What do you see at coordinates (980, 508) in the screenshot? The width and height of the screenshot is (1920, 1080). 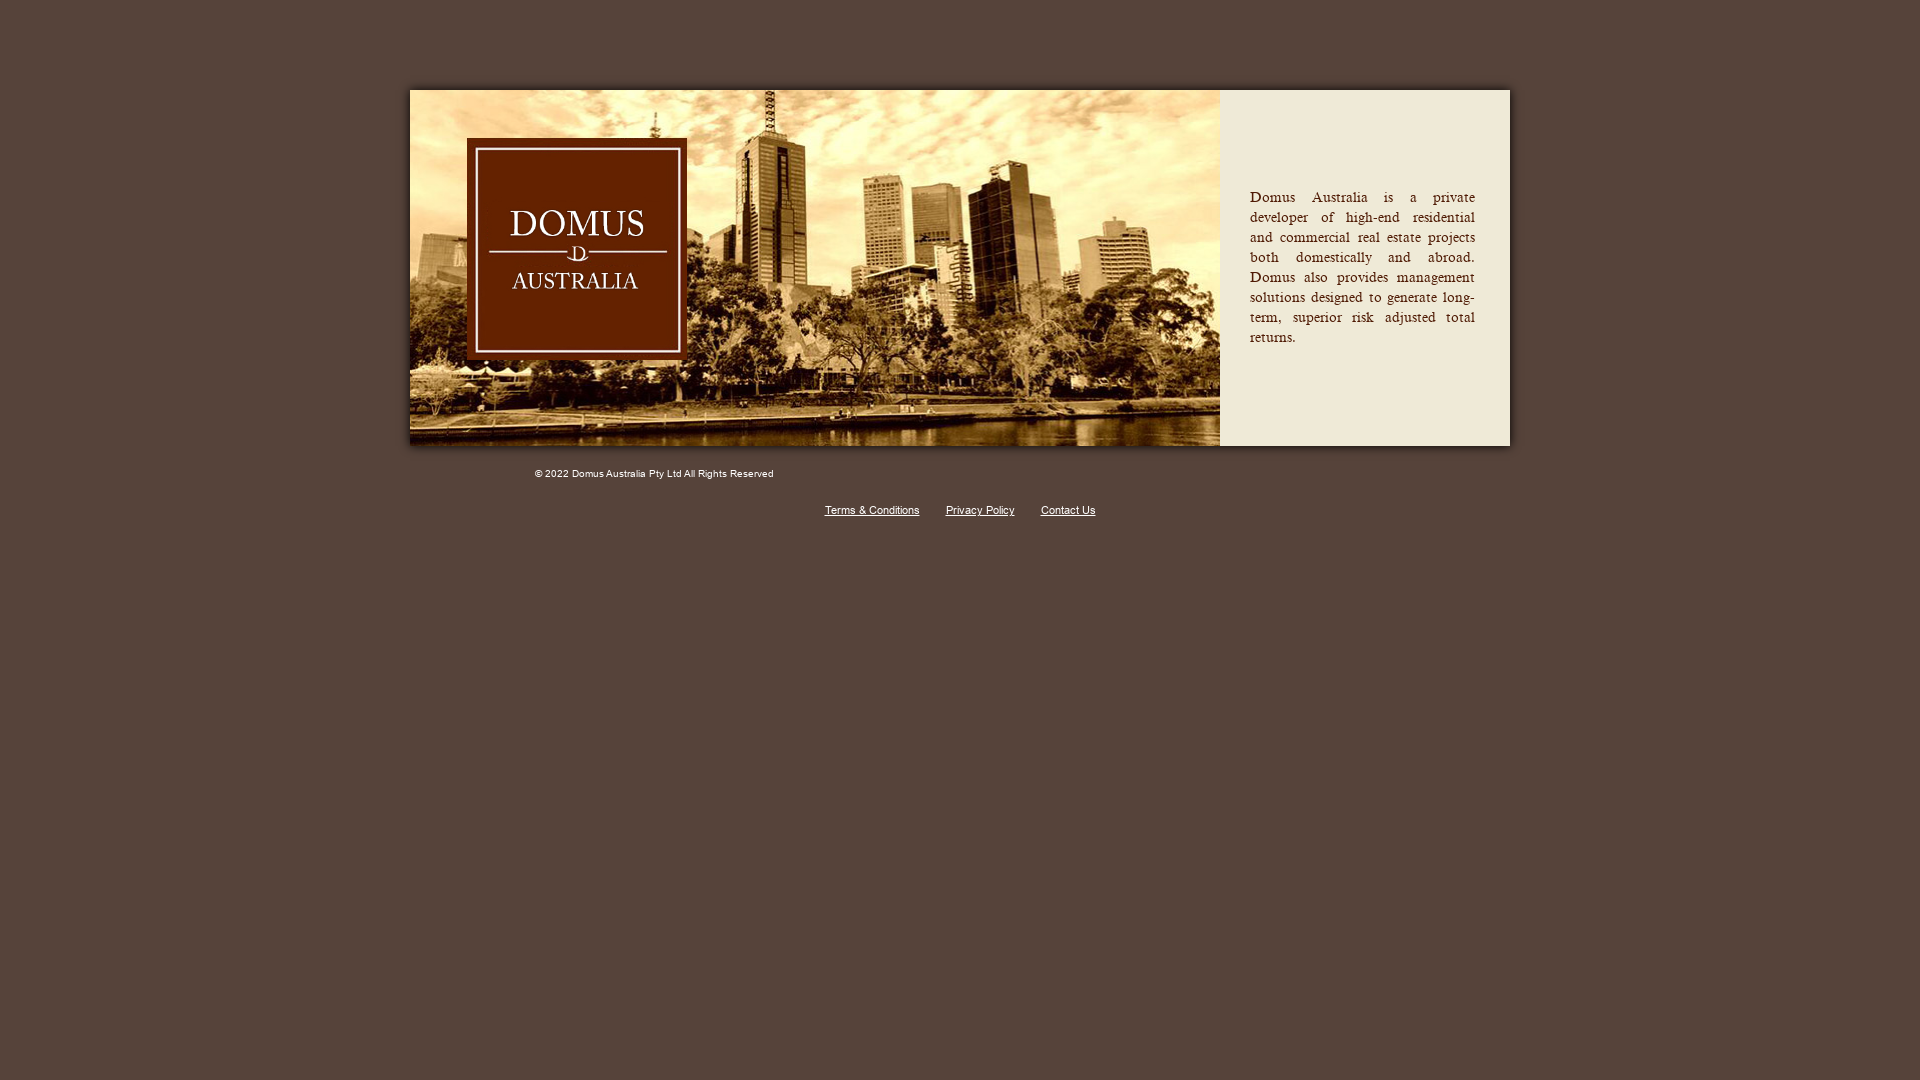 I see `'Privacy Policy'` at bounding box center [980, 508].